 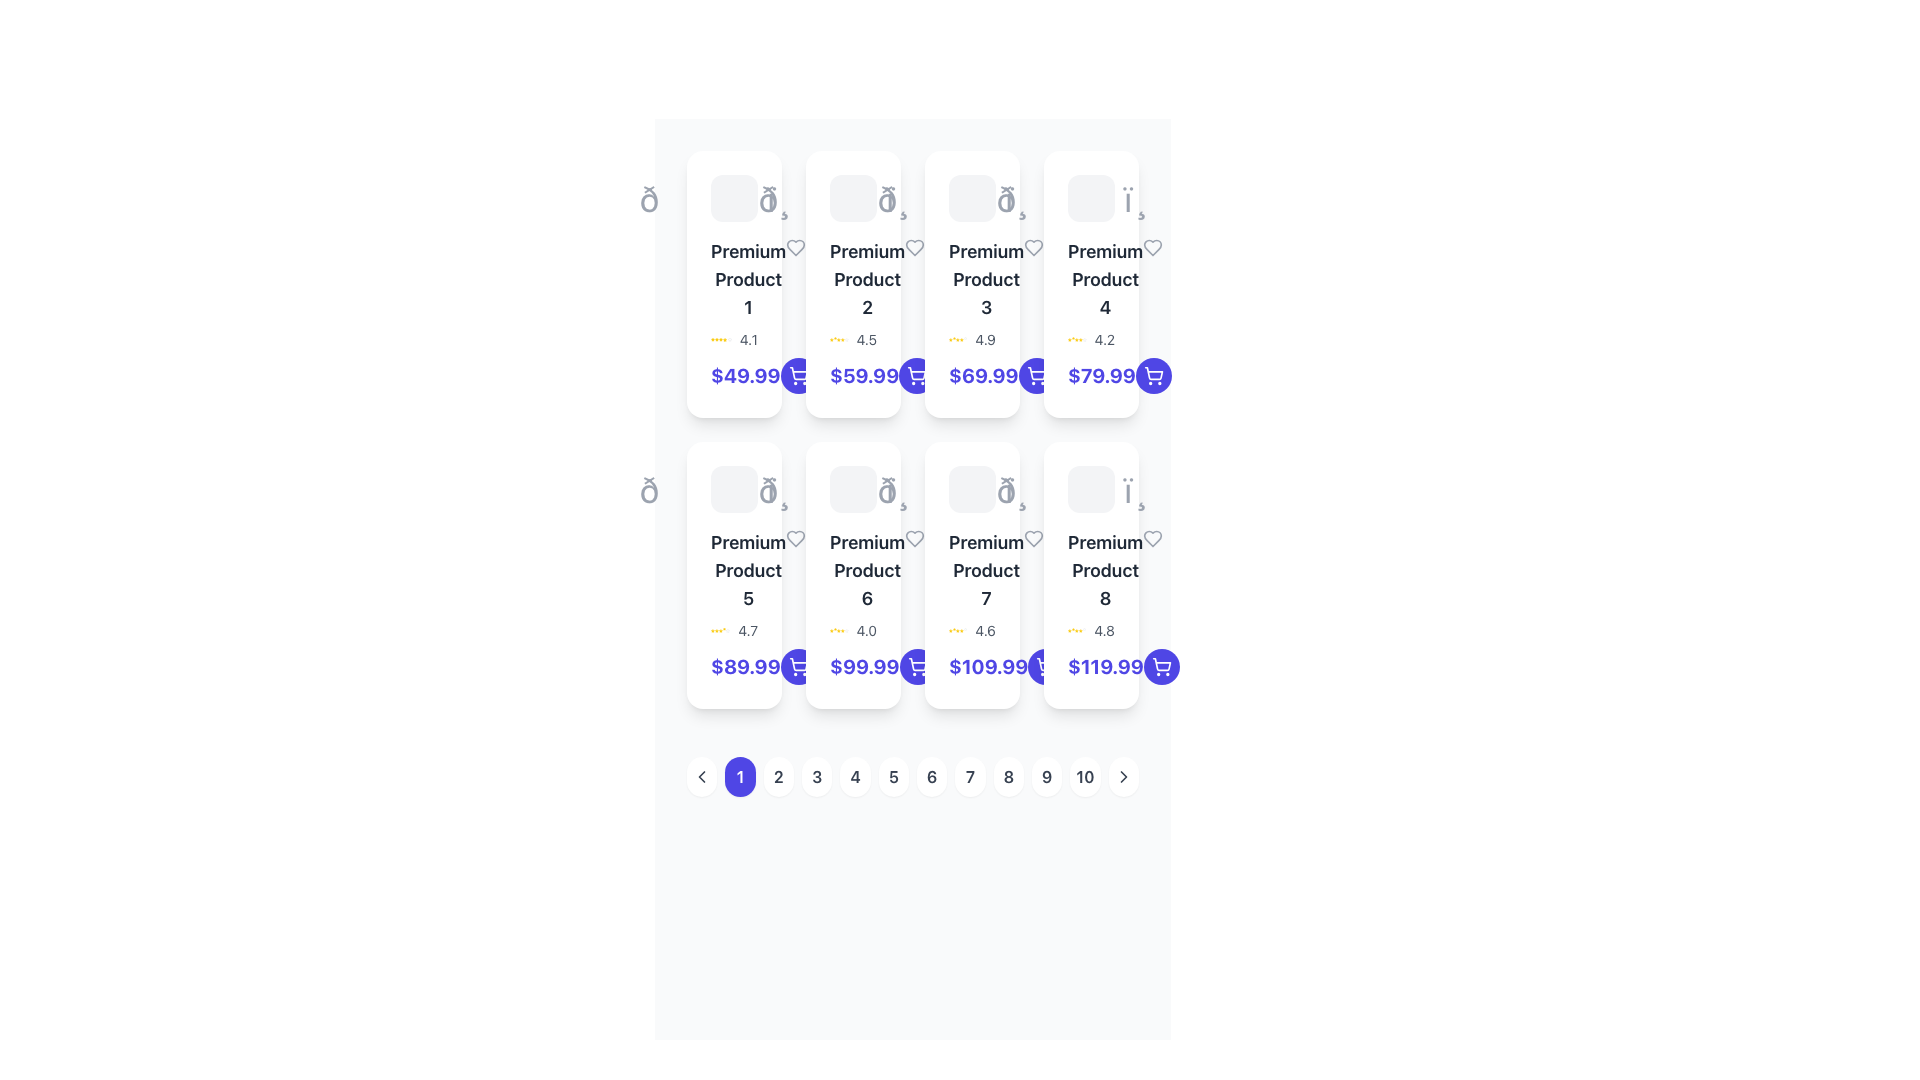 What do you see at coordinates (733, 338) in the screenshot?
I see `the rating stars in the 'Premium Product 1' card, located above the price '$49.99' and below the title 'Premium Product 1', to interact with the ratings` at bounding box center [733, 338].